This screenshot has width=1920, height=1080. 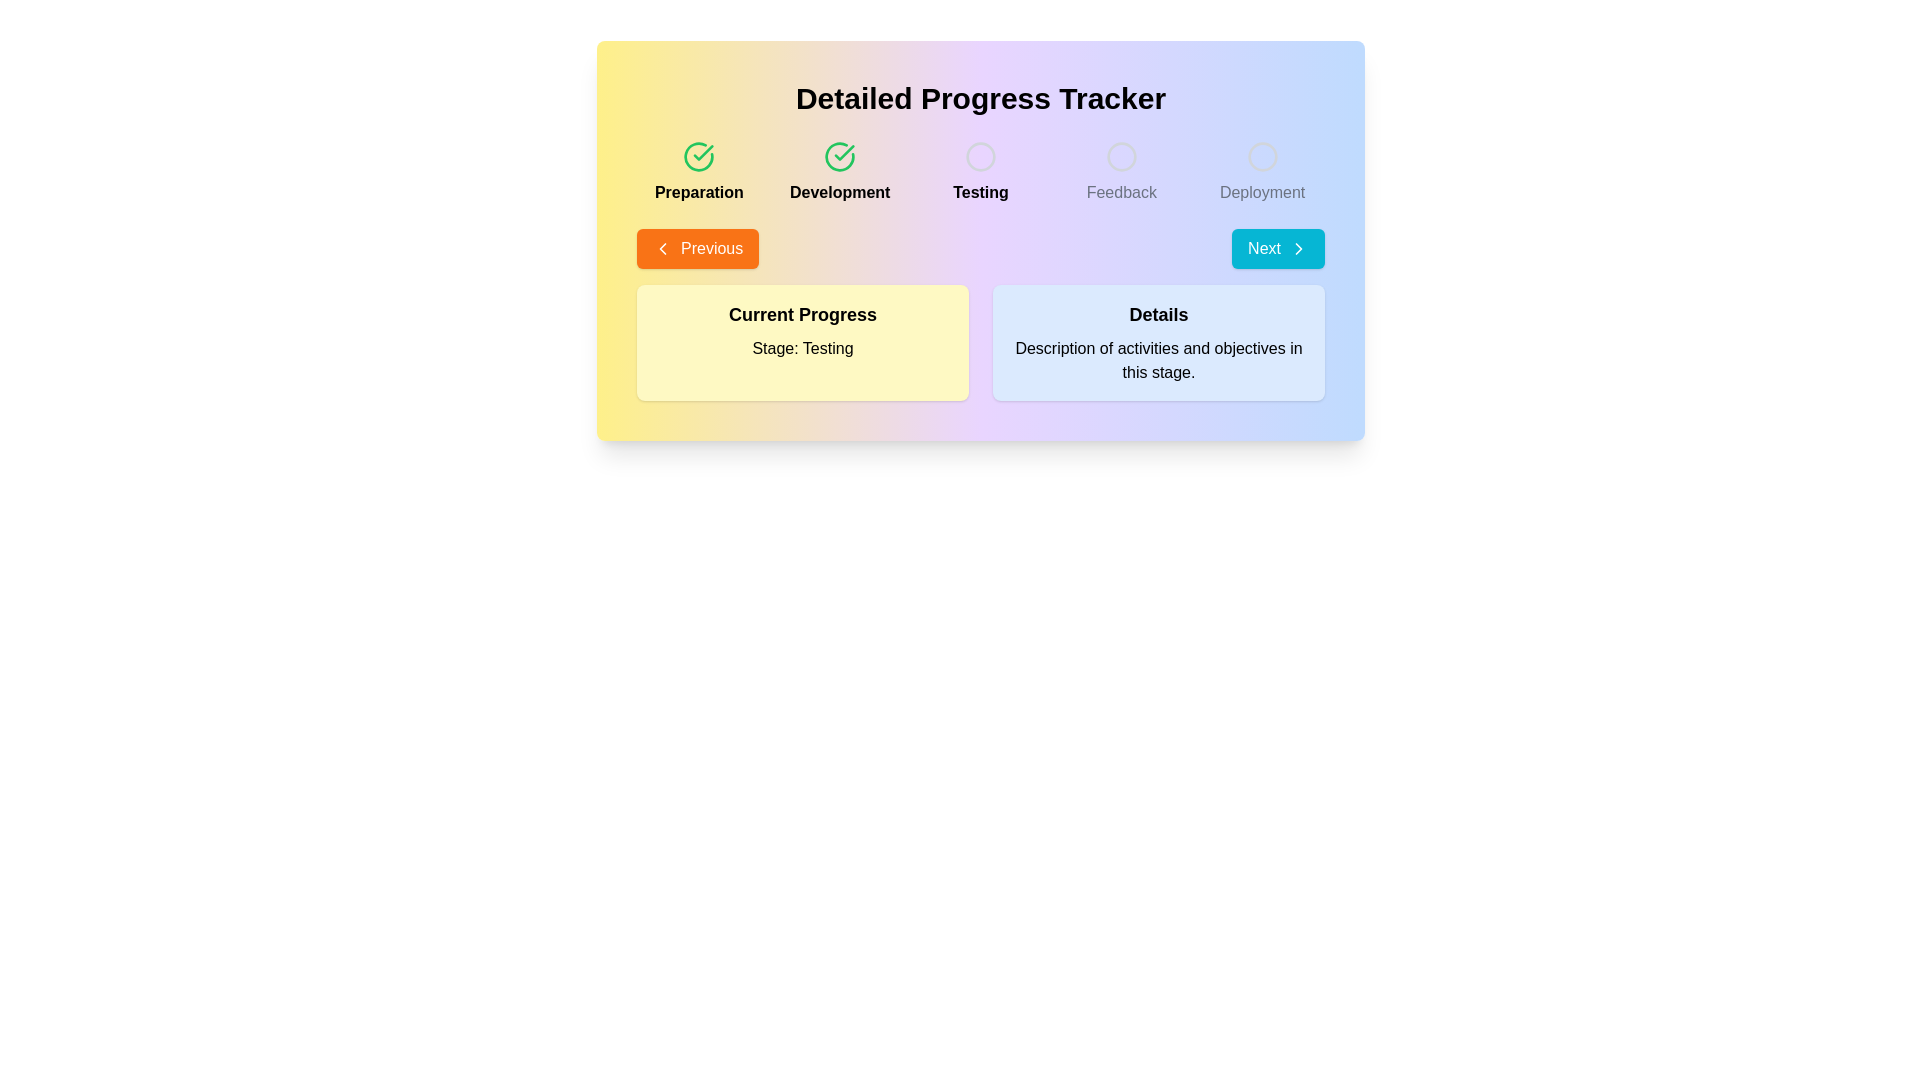 I want to click on the first icon in the series of status indicators at the top of the 'Detailed Progress Tracker' interface to interact with the completion status of the 'Preparation' phase, so click(x=699, y=156).